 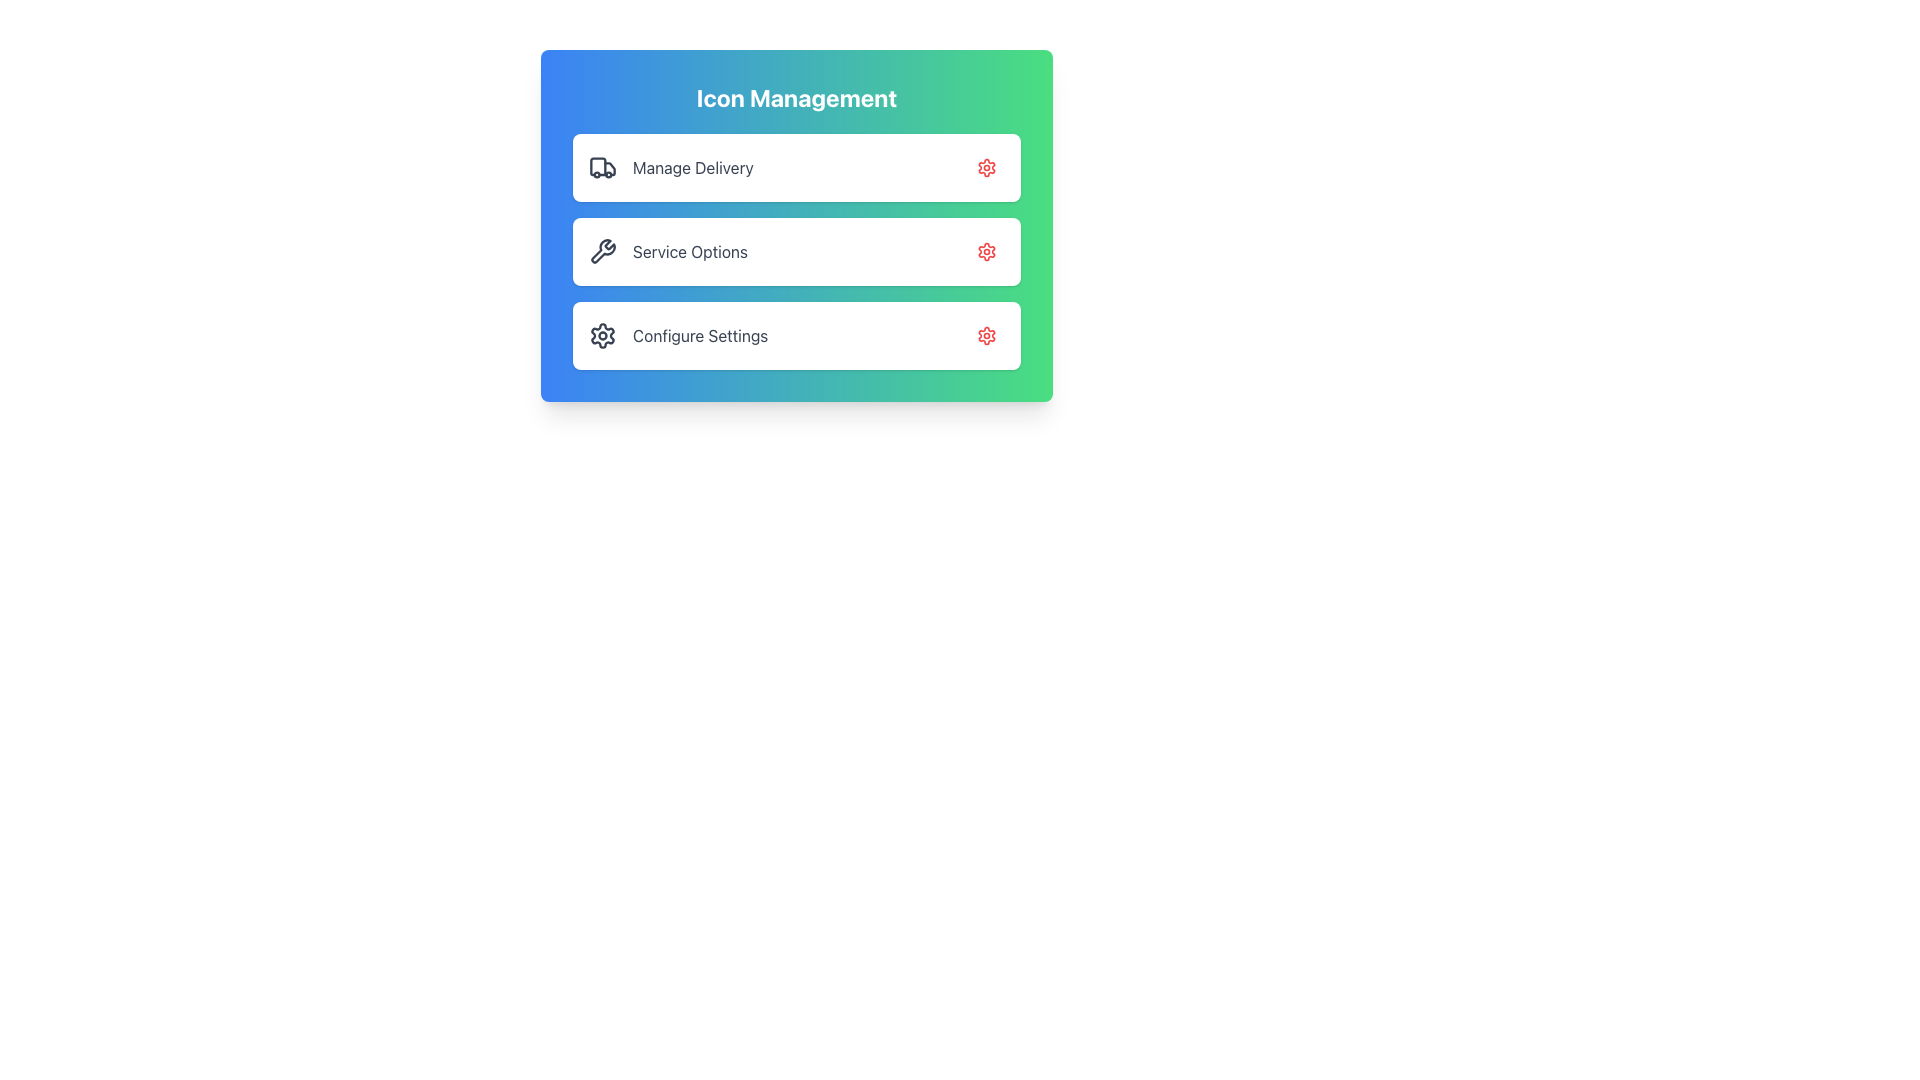 I want to click on the 'Manage Delivery' item associated with the truck icon located in the 'Icon Management' section, so click(x=602, y=167).